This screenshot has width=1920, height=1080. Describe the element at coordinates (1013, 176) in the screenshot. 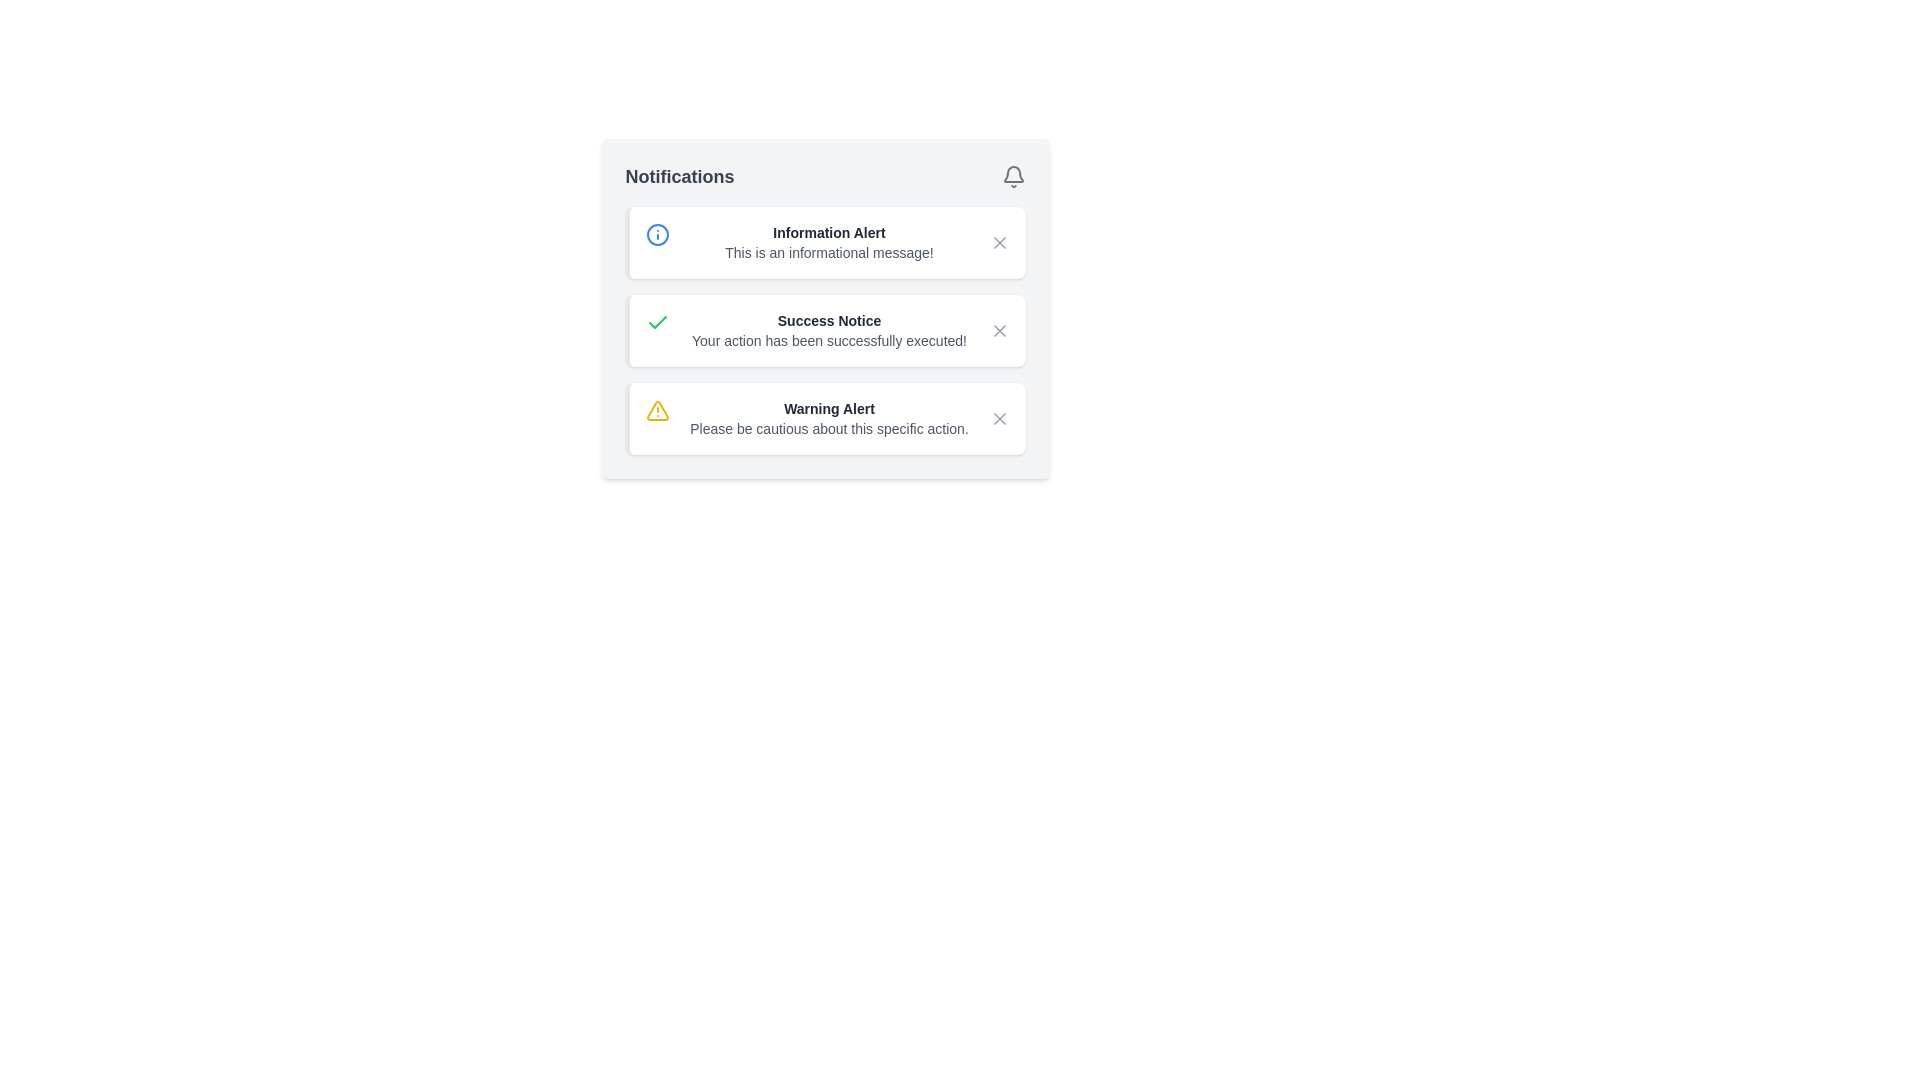

I see `the bell-shaped notification icon located in the top-right corner of the 'Notifications' header section` at that location.